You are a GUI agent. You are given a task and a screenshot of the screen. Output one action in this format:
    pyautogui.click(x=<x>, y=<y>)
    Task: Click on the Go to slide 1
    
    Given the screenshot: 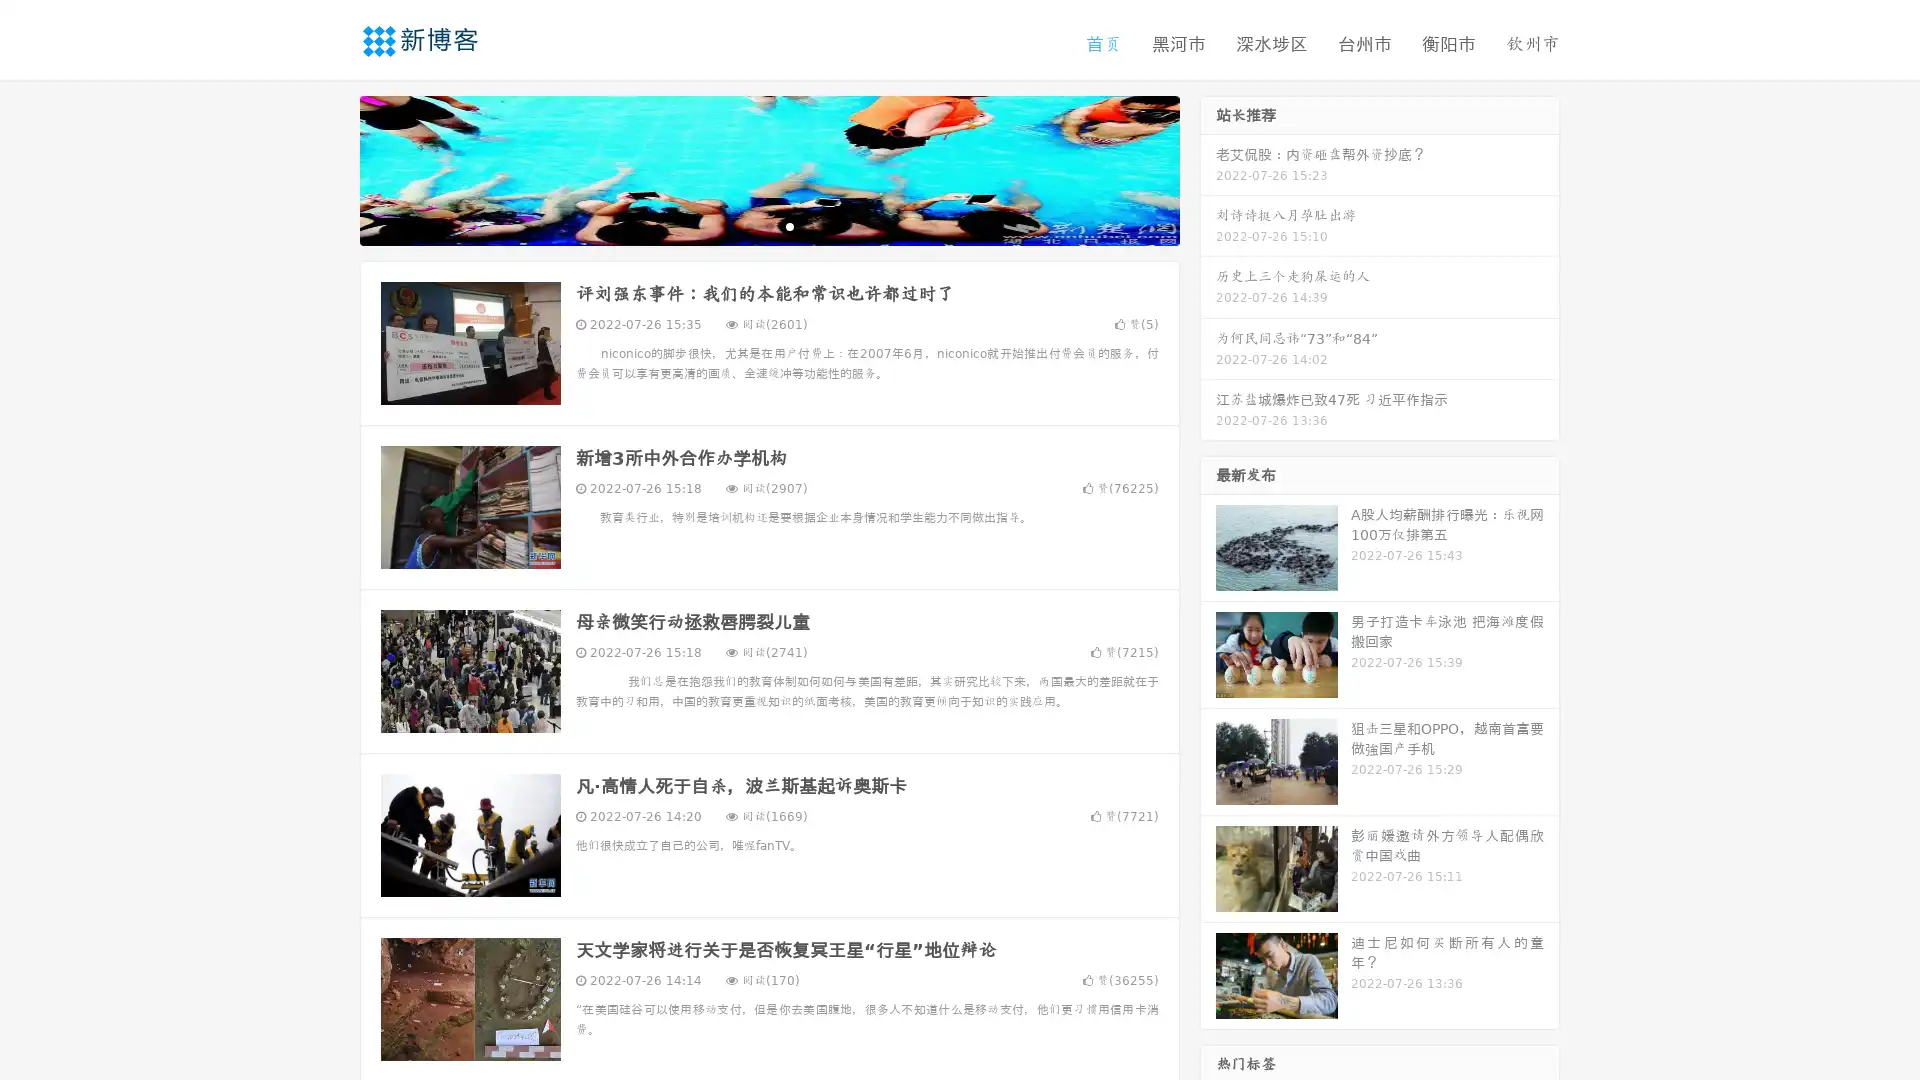 What is the action you would take?
    pyautogui.click(x=748, y=225)
    